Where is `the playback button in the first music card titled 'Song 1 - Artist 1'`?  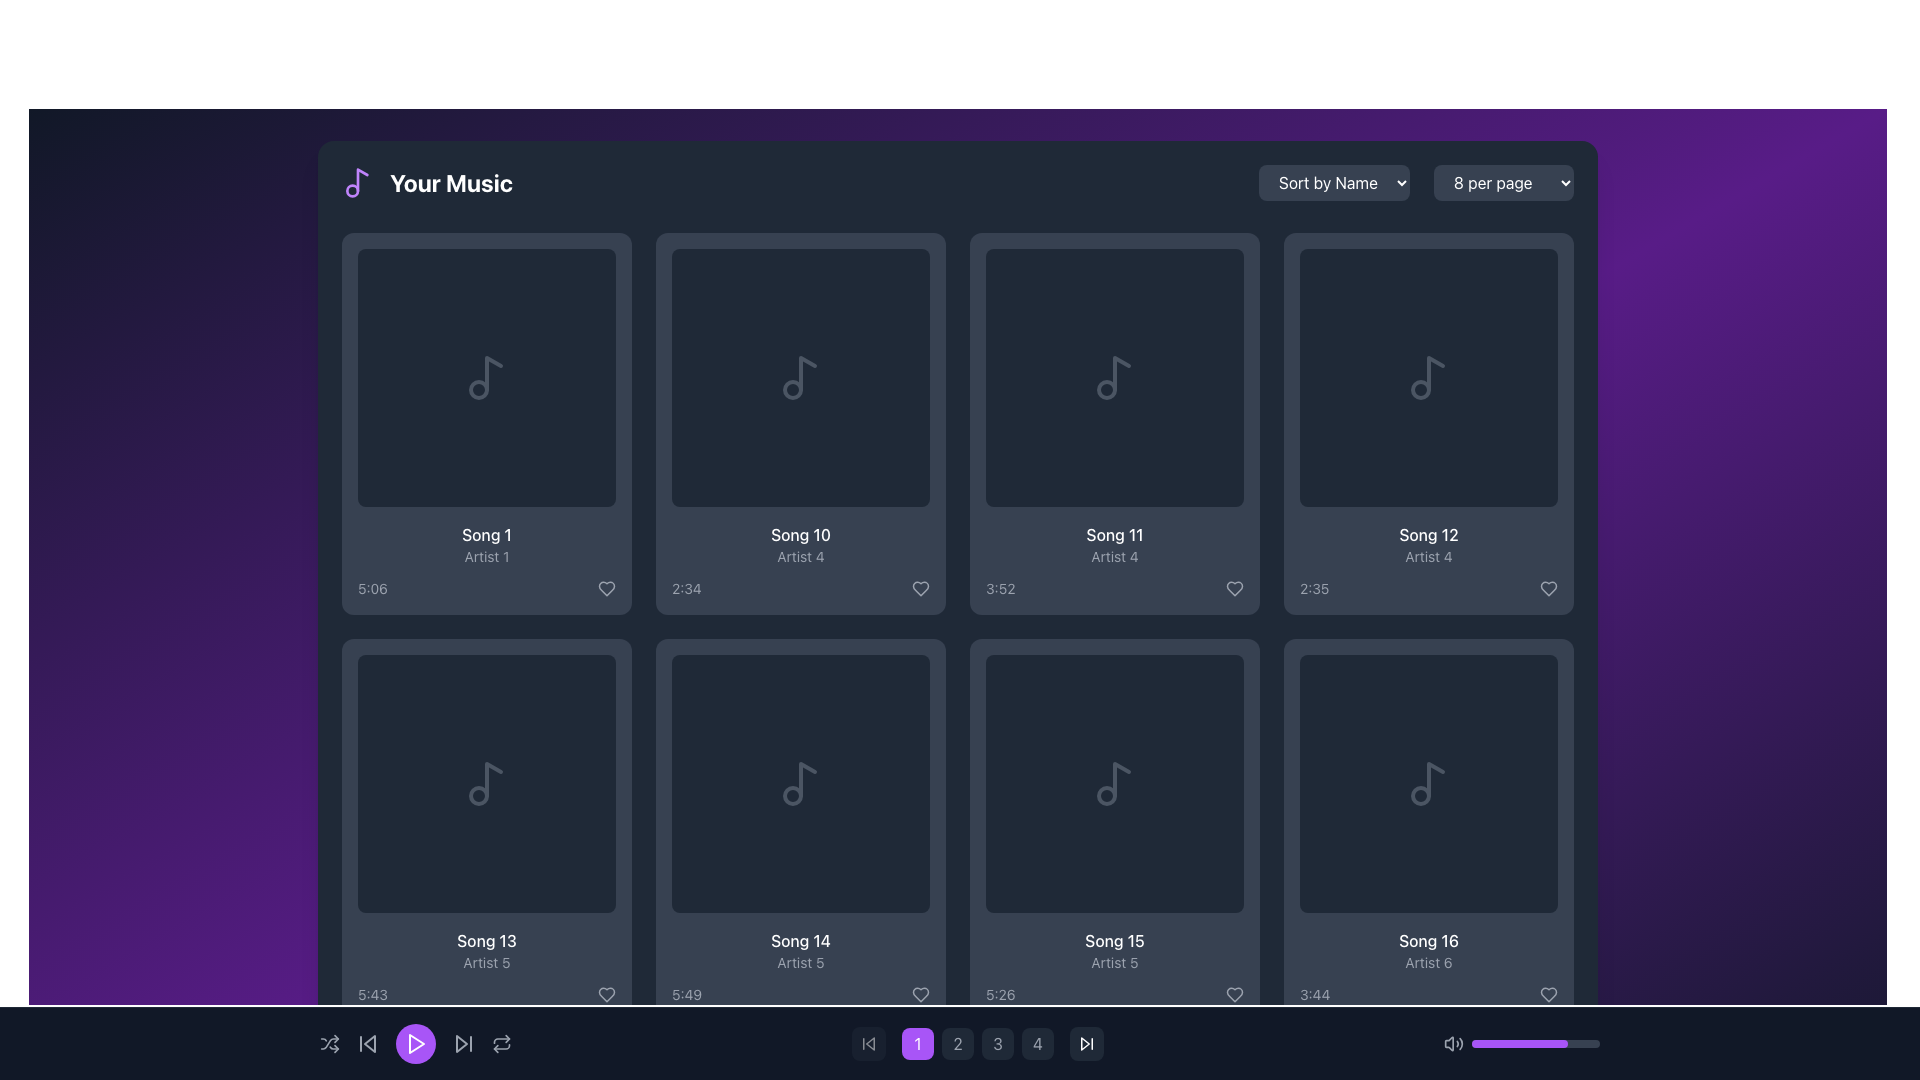
the playback button in the first music card titled 'Song 1 - Artist 1' is located at coordinates (486, 378).